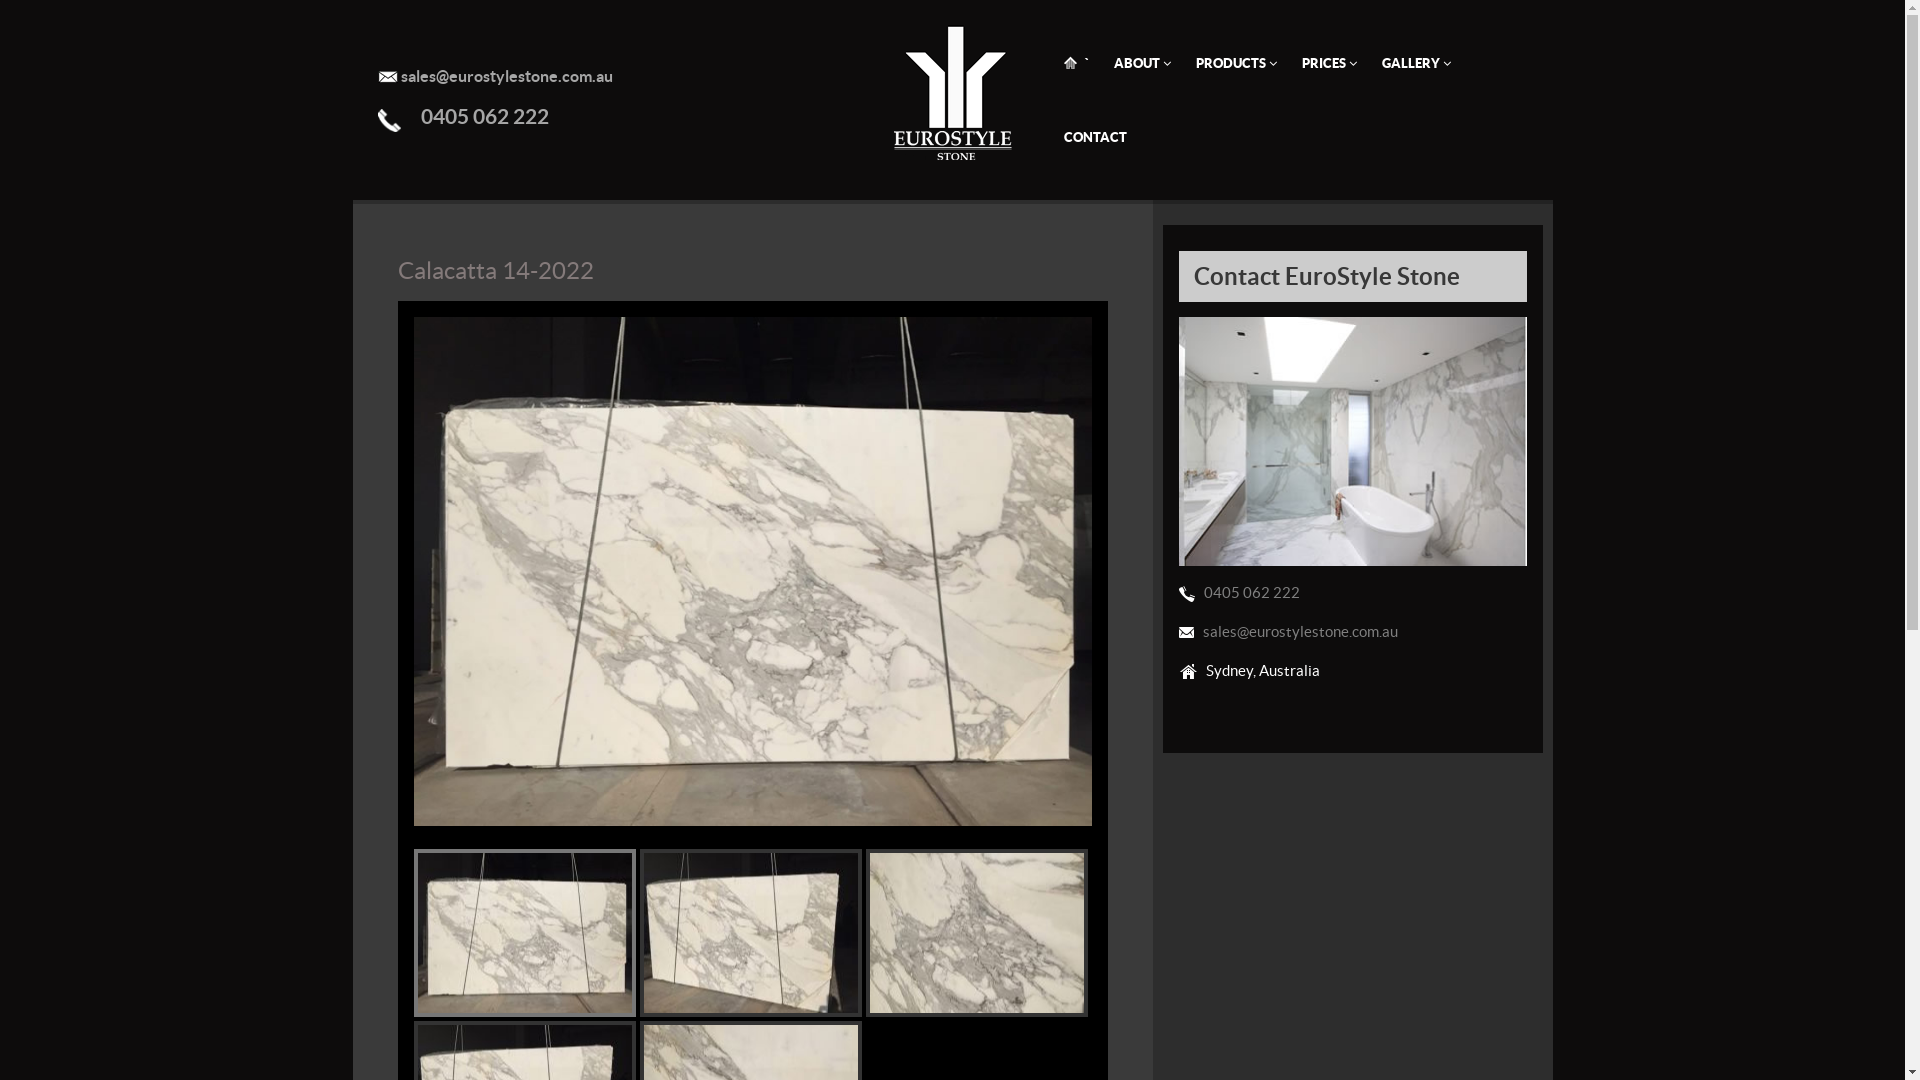  I want to click on 'Euro Style Stone - Home Page', so click(952, 92).